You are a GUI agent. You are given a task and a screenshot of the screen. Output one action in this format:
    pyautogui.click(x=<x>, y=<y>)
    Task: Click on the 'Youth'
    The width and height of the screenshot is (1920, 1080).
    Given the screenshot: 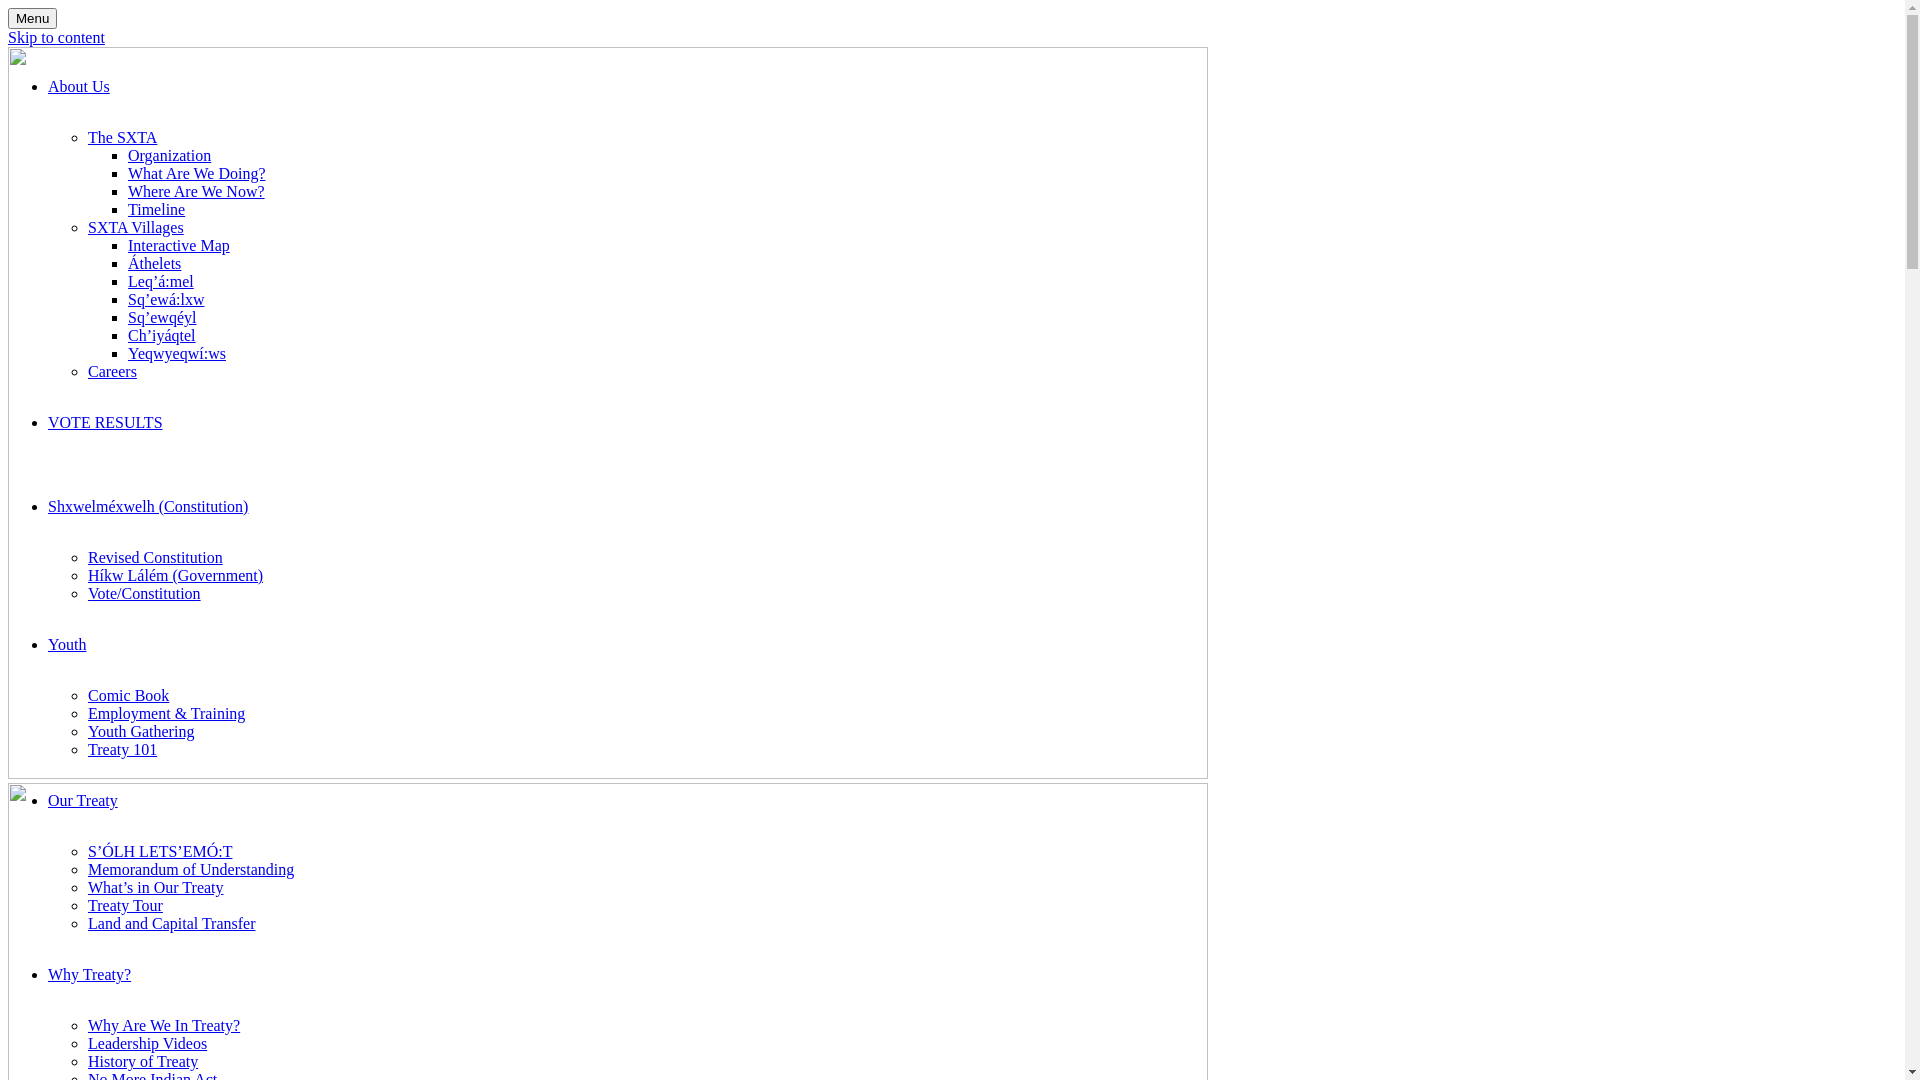 What is the action you would take?
    pyautogui.click(x=67, y=644)
    